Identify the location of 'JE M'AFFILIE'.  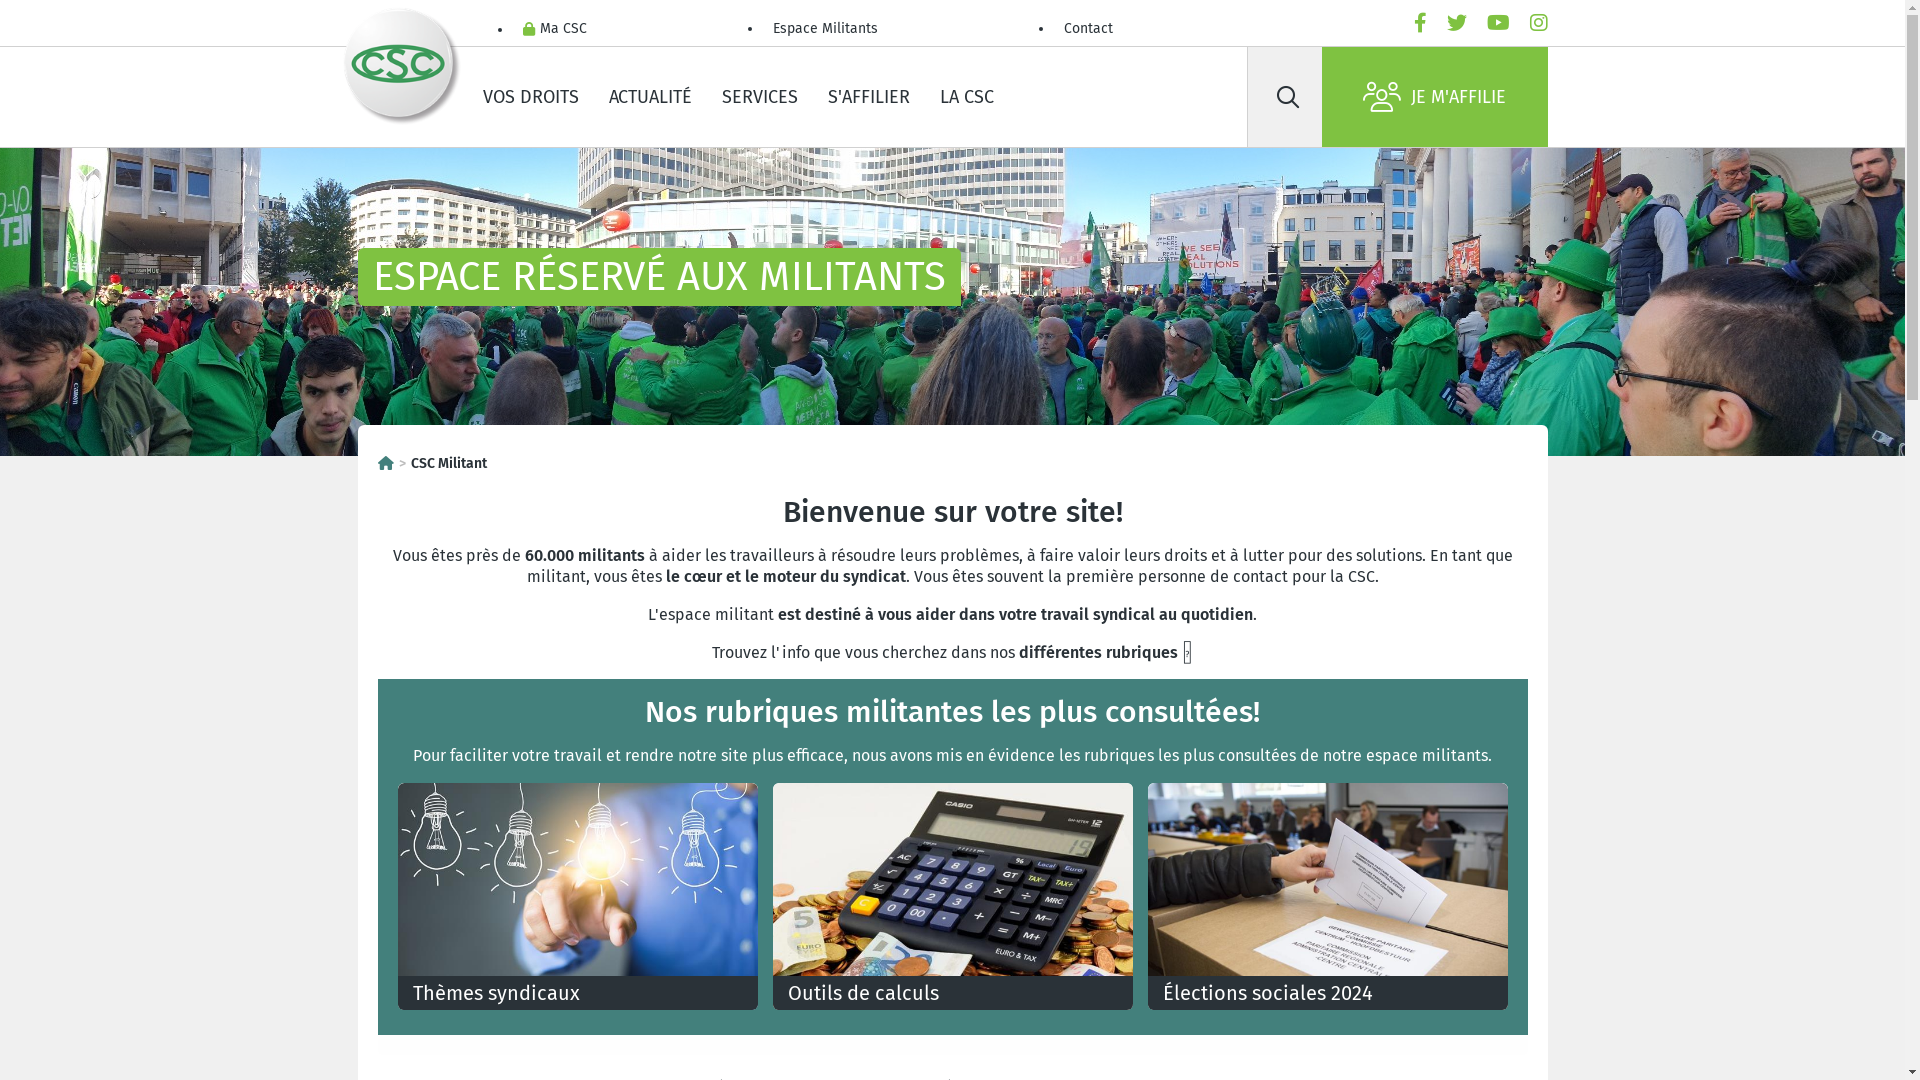
(1434, 96).